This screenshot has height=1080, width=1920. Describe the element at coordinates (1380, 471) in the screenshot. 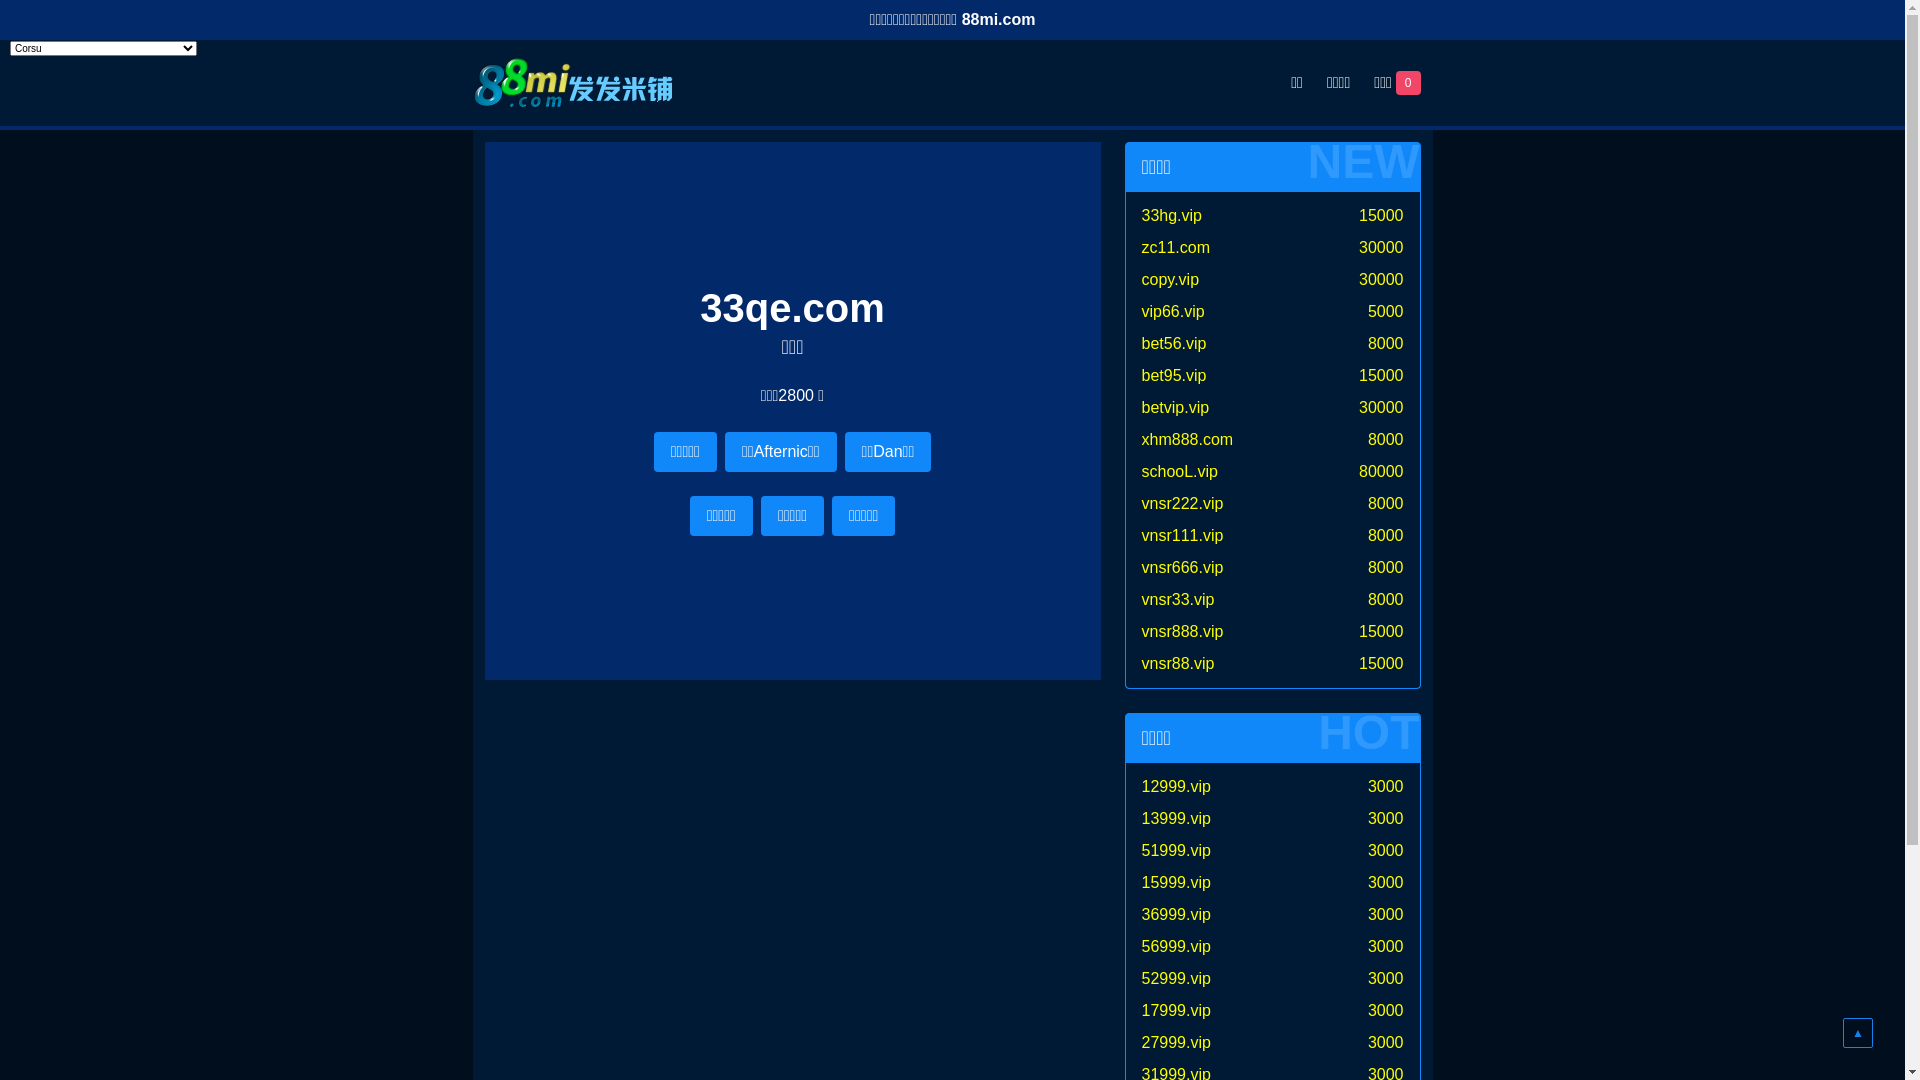

I see `'80000'` at that location.